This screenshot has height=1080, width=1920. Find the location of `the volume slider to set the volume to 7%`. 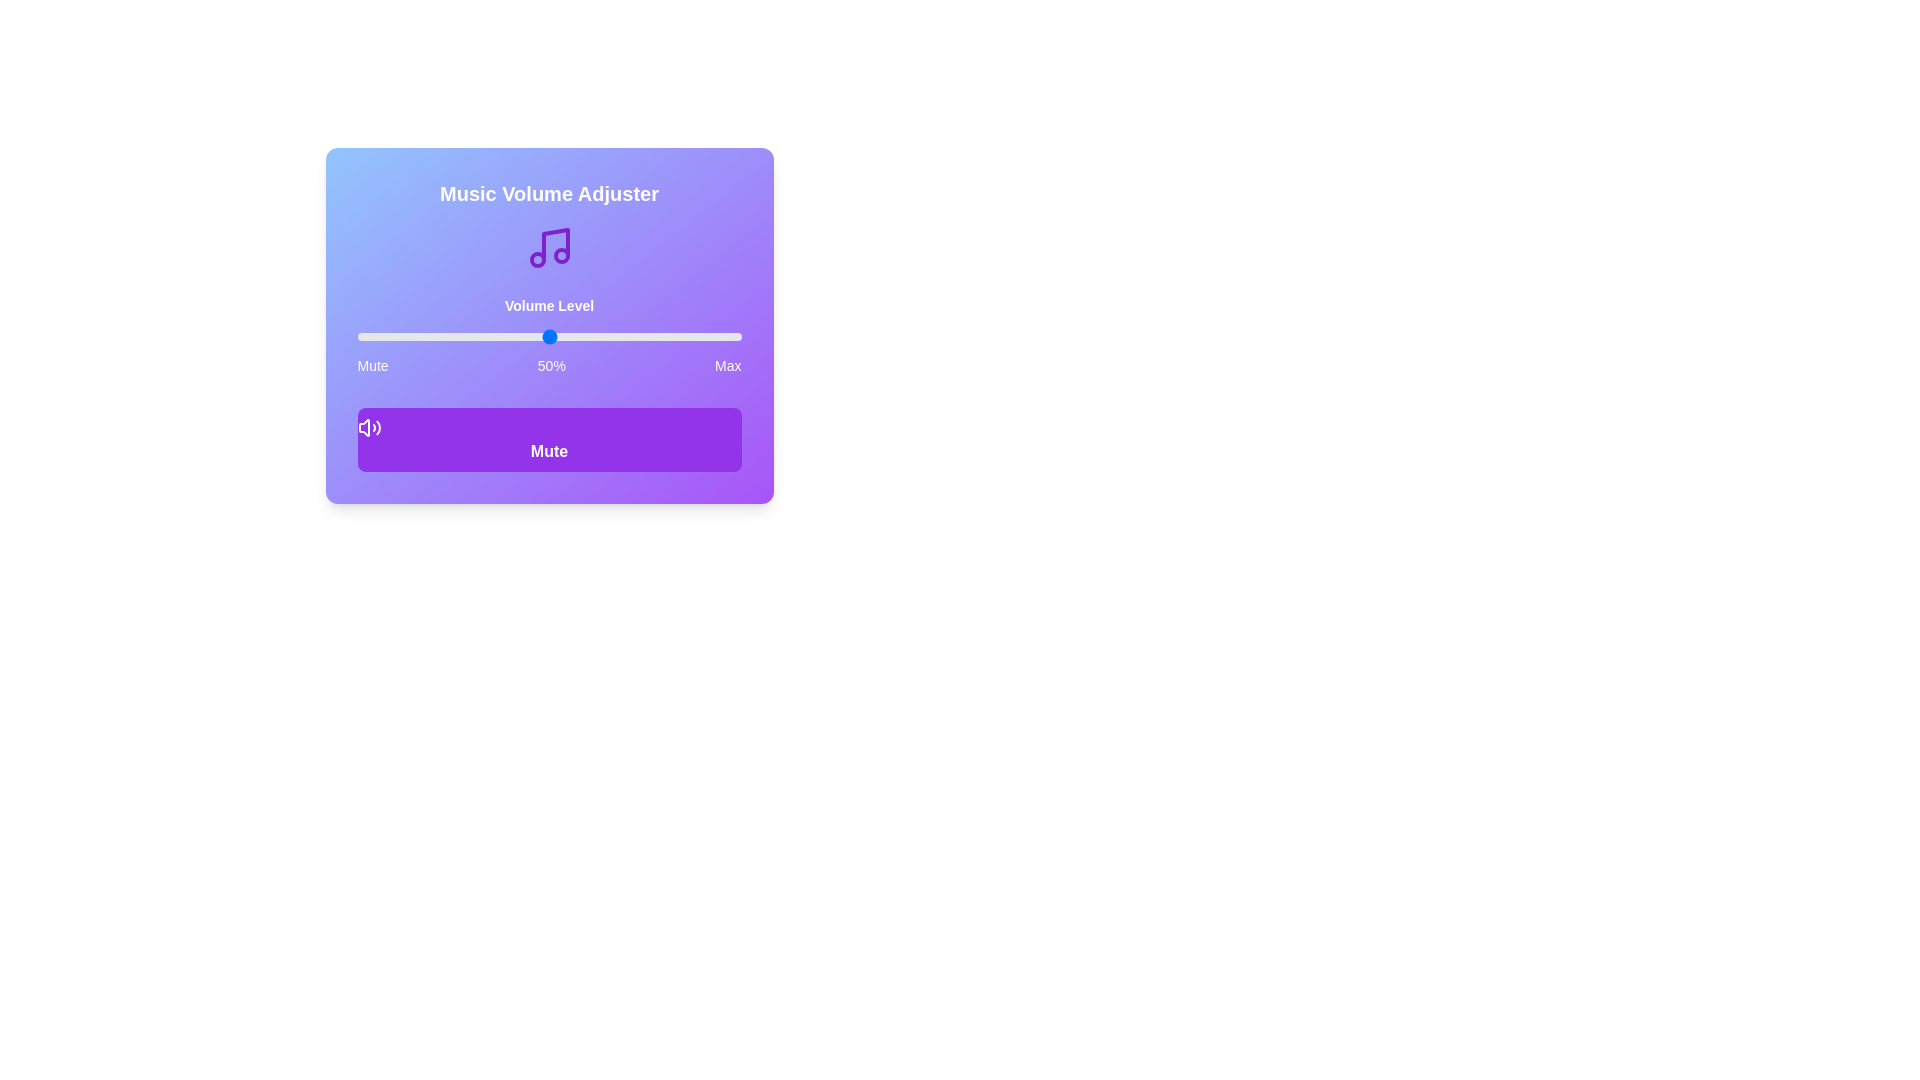

the volume slider to set the volume to 7% is located at coordinates (384, 335).